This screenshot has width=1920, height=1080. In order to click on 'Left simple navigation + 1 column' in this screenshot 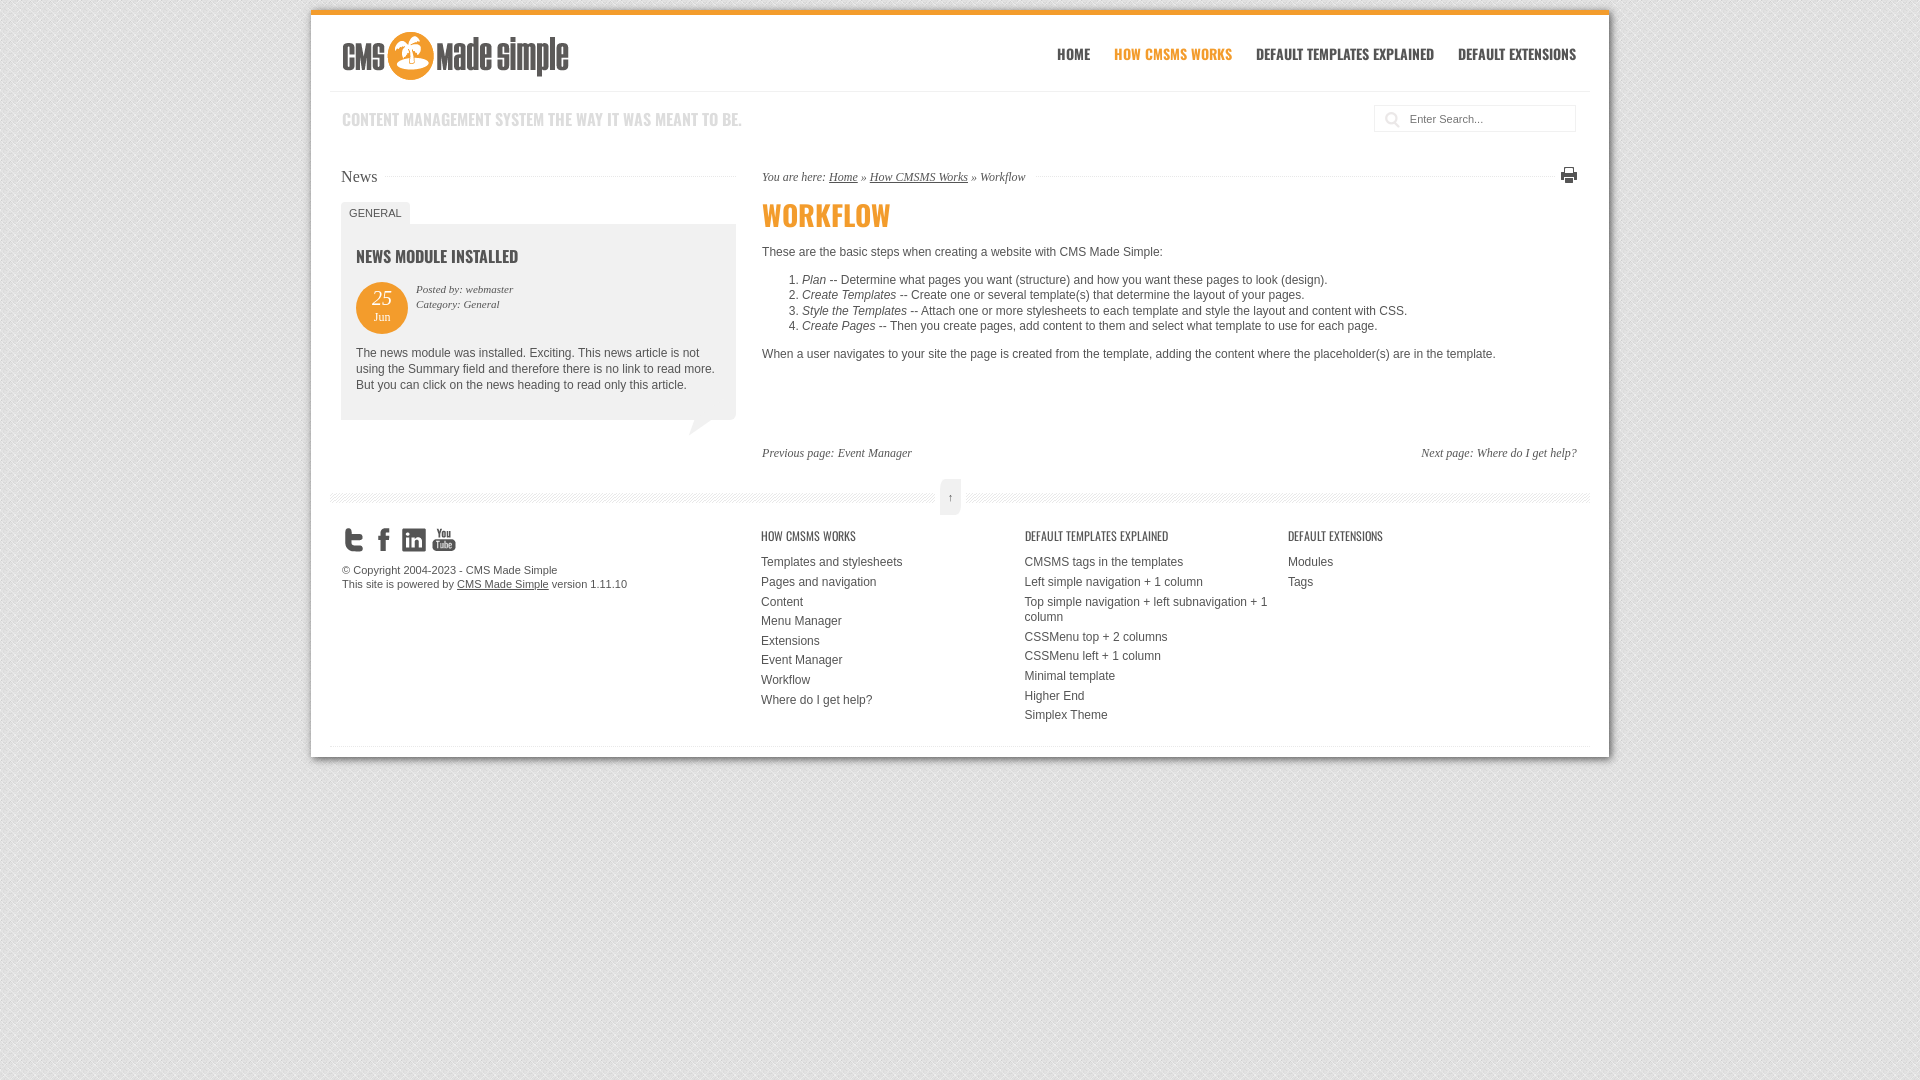, I will do `click(1023, 582)`.